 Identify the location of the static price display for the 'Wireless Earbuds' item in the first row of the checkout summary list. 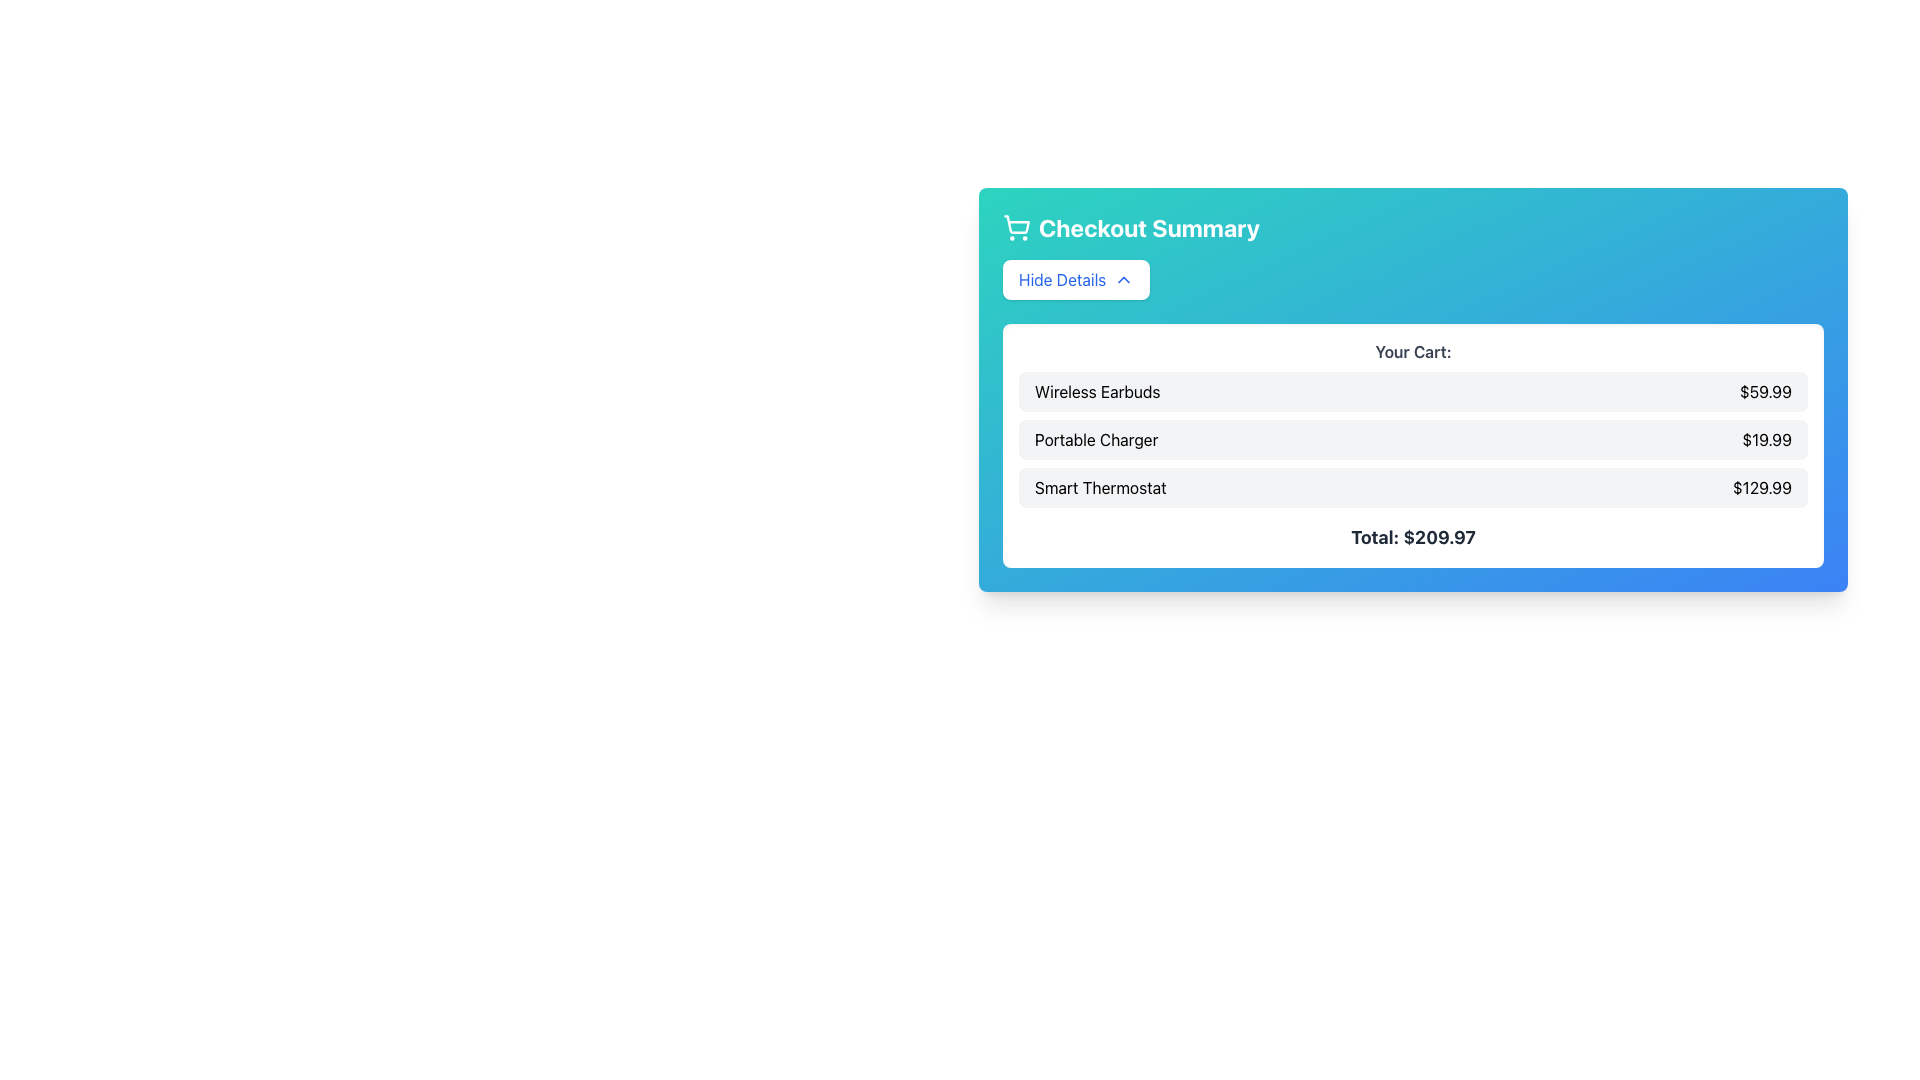
(1766, 392).